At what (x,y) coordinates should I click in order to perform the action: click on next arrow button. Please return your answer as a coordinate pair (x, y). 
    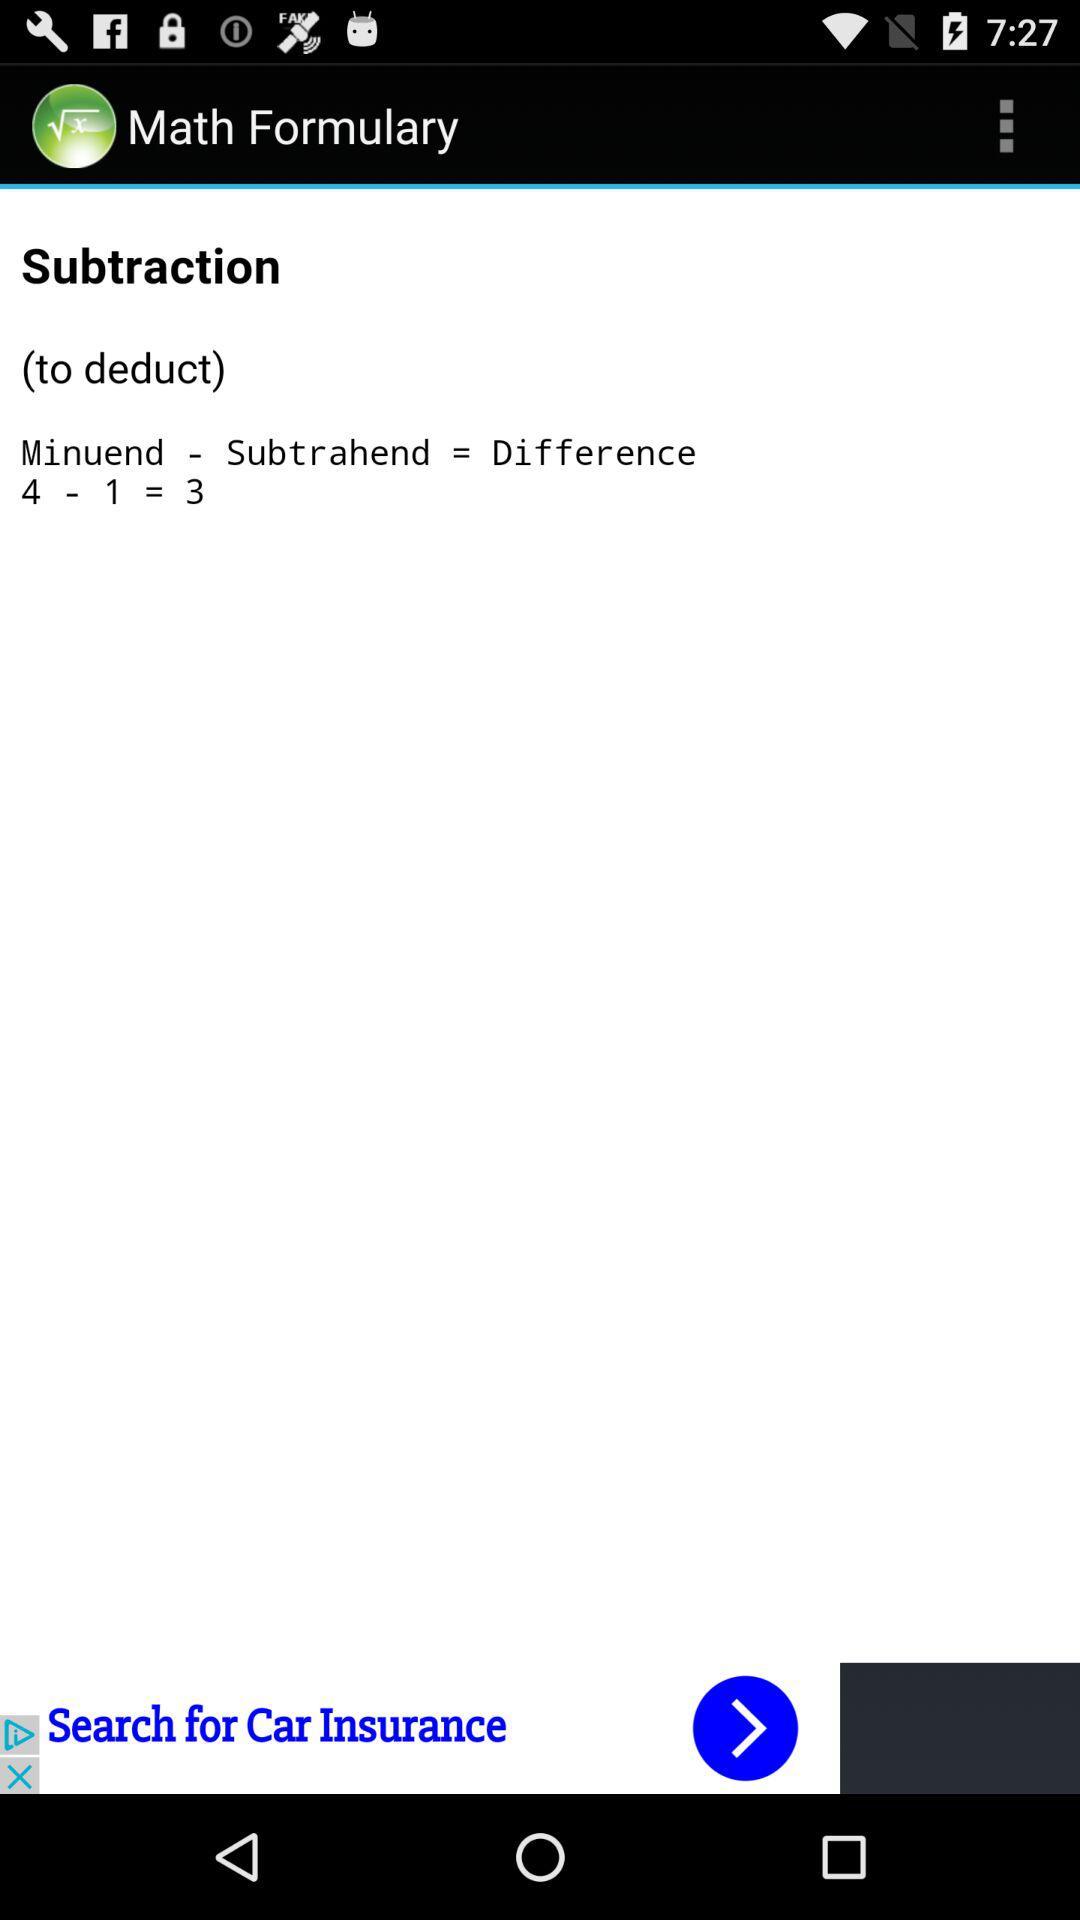
    Looking at the image, I should click on (540, 1727).